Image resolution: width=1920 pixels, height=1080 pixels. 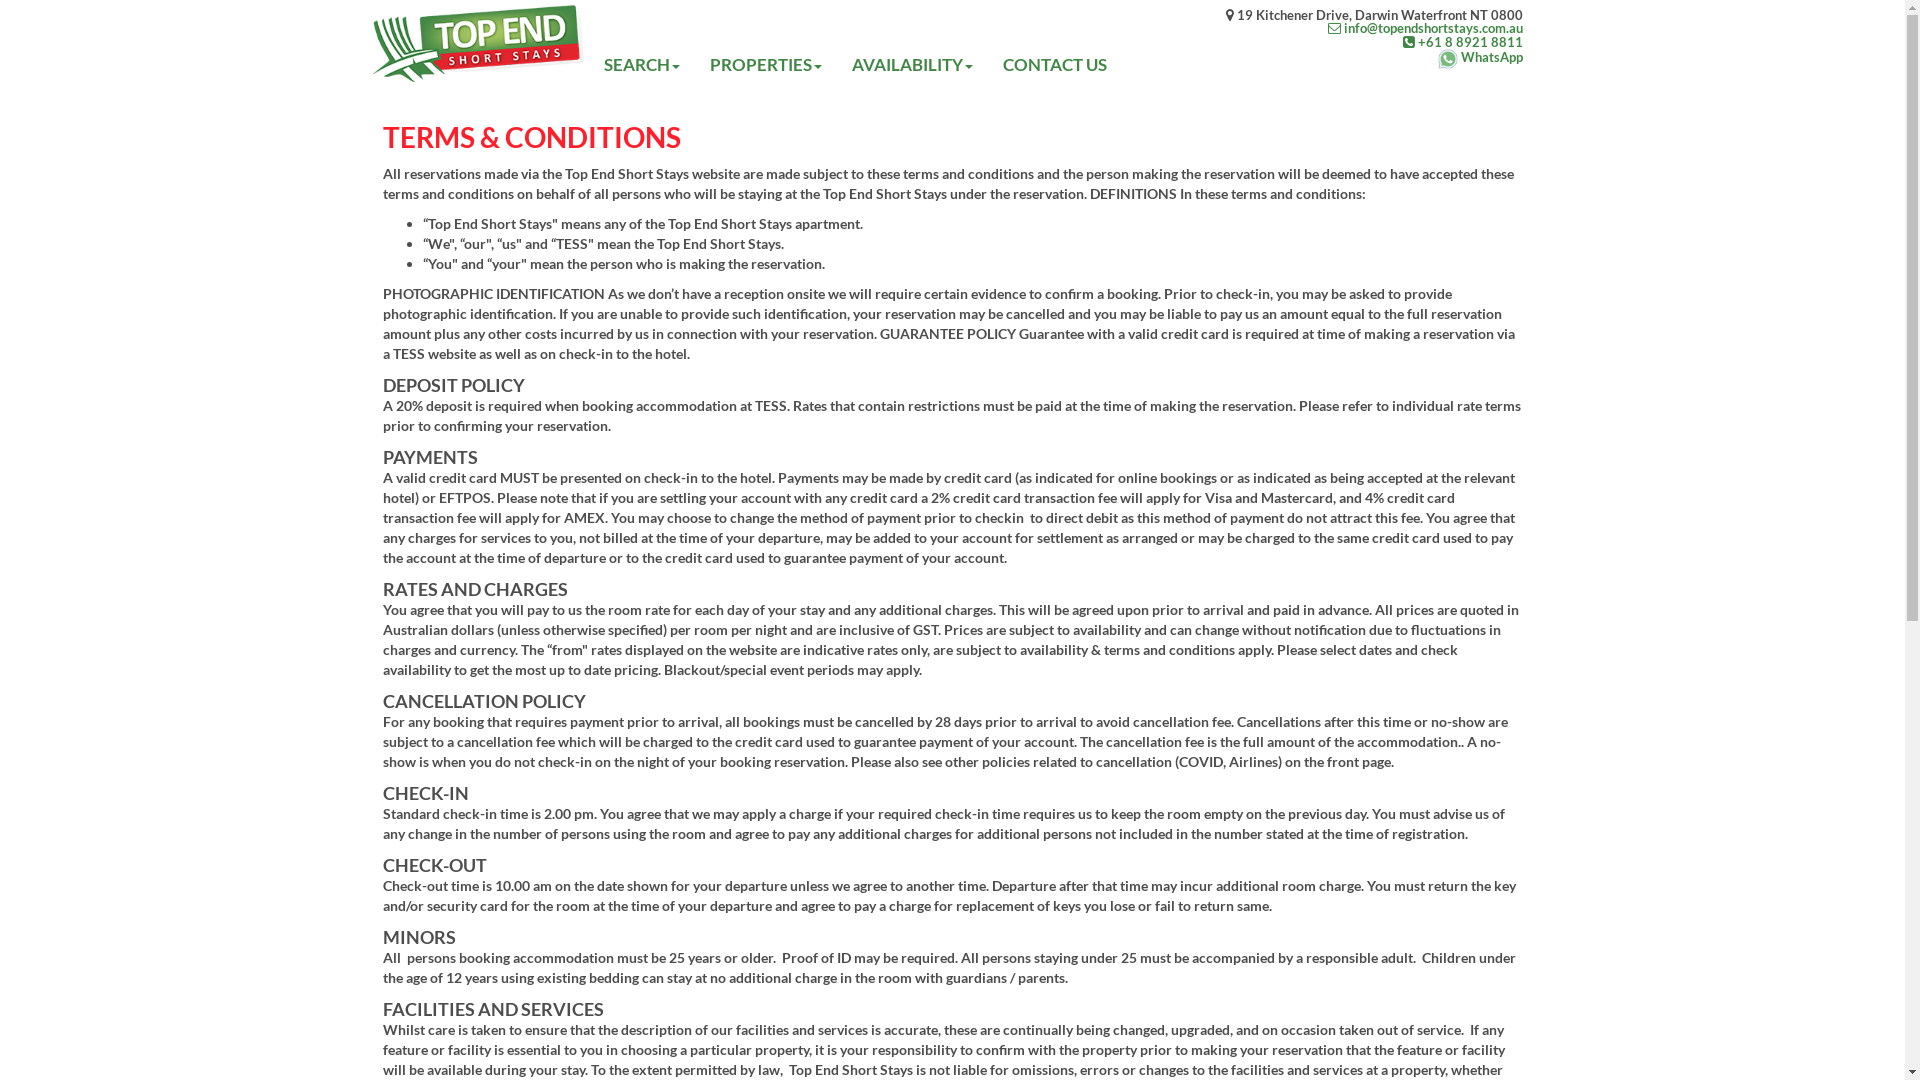 I want to click on 'SEARCH', so click(x=642, y=64).